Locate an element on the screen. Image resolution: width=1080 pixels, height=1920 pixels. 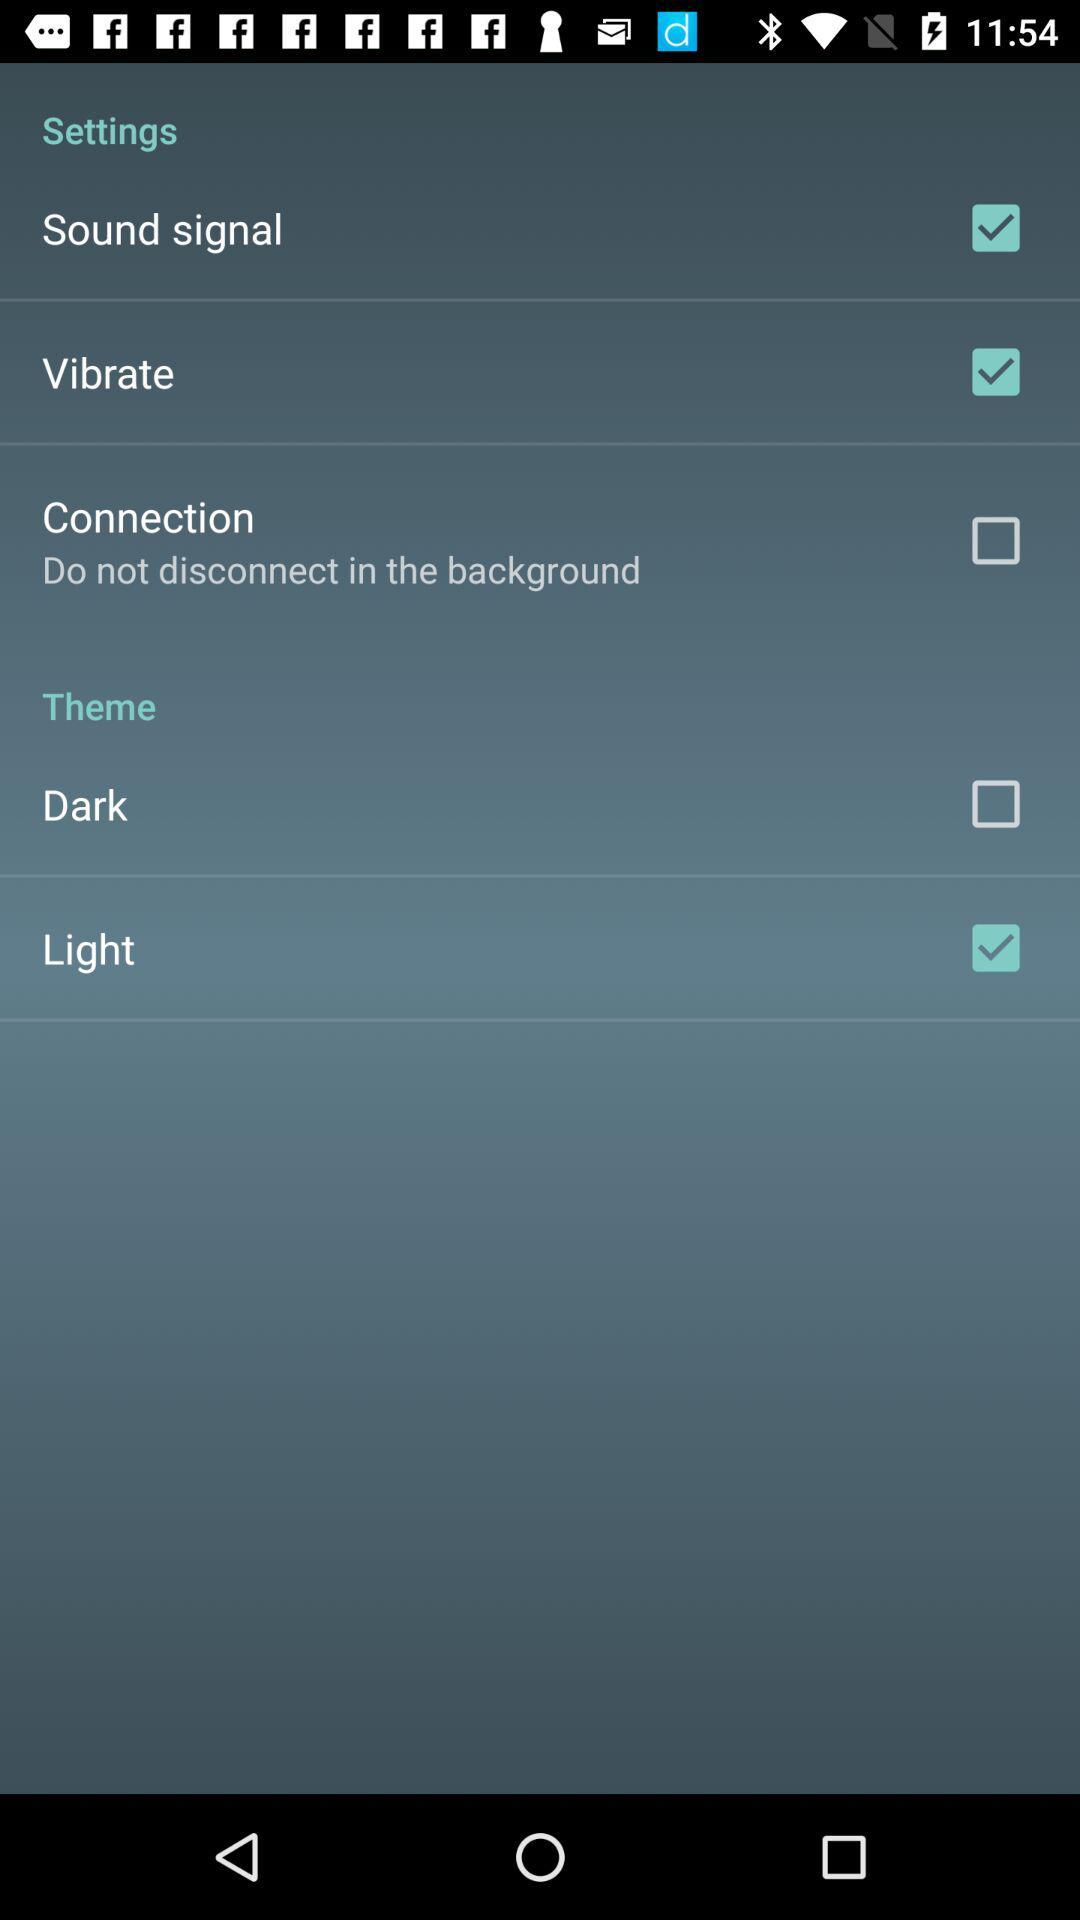
the app below dark app is located at coordinates (87, 946).